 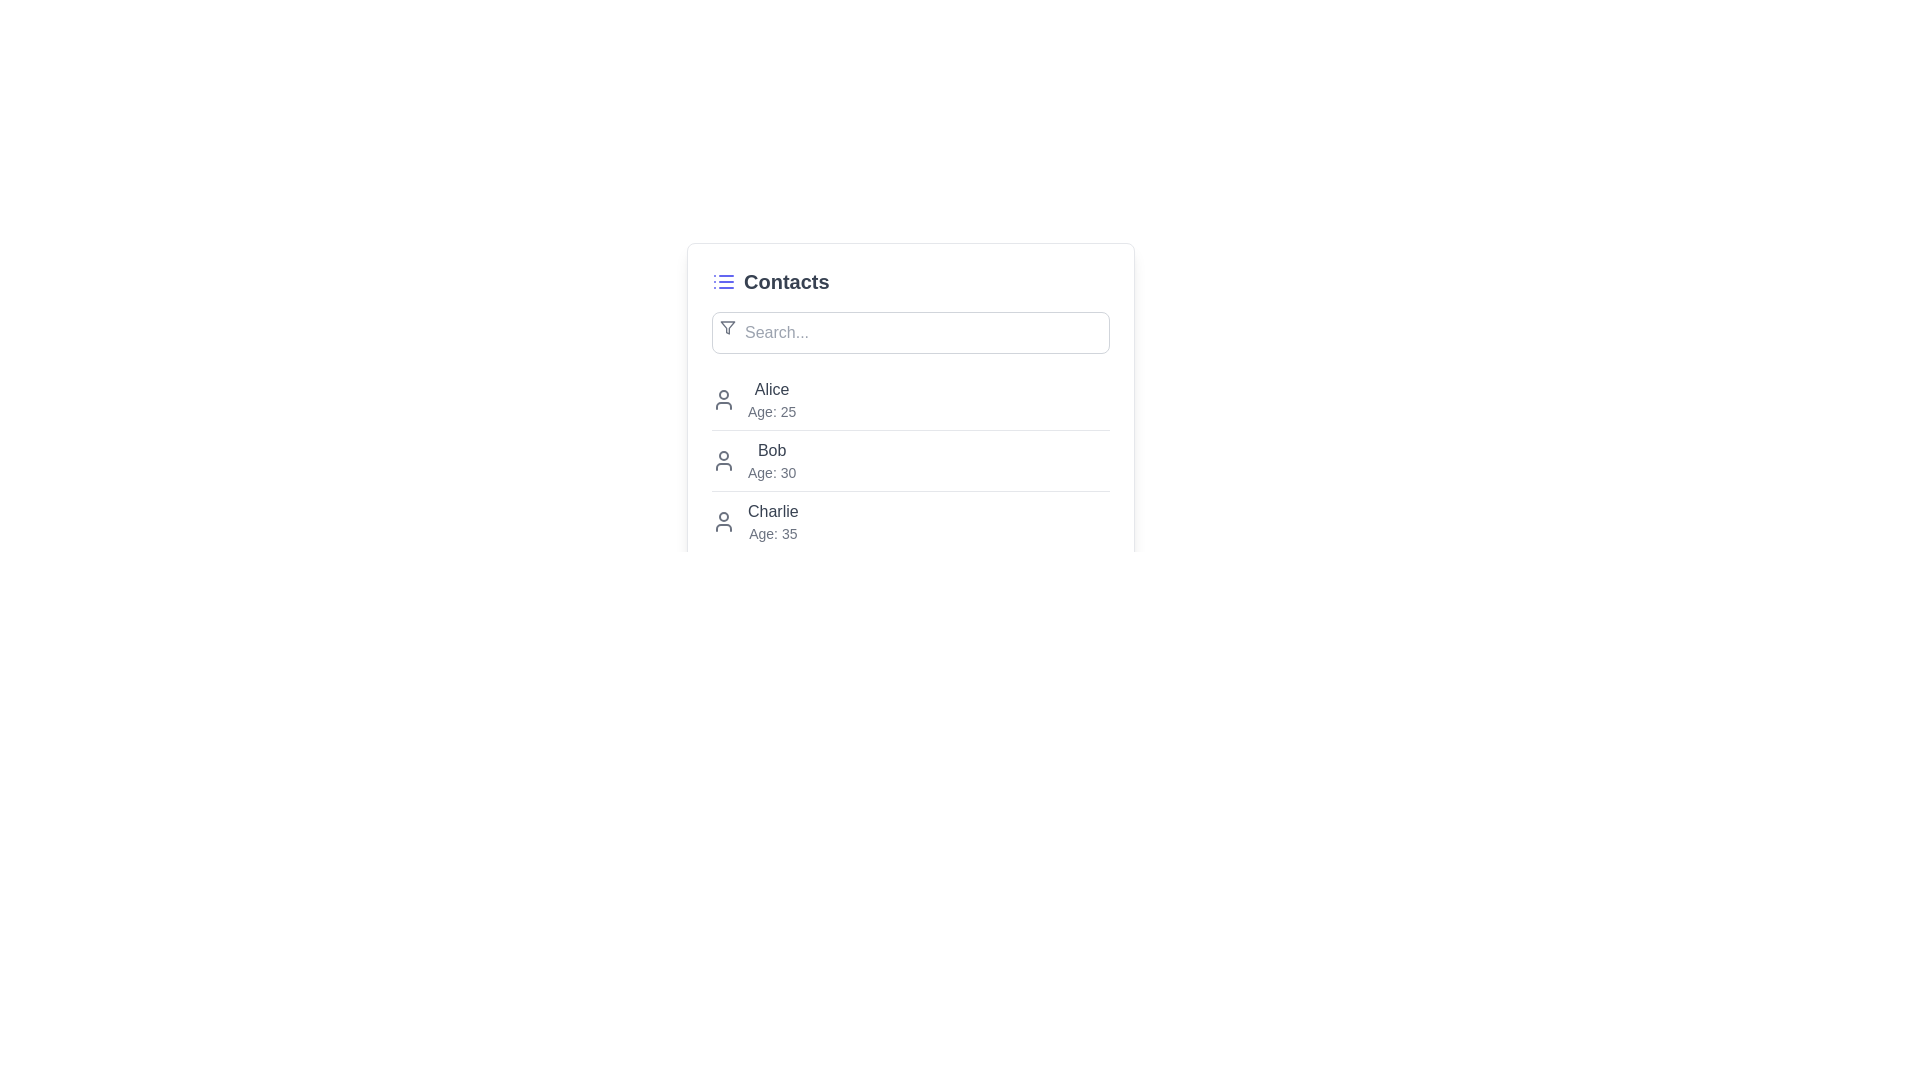 I want to click on the 'Contacts' text label, which is displayed in a bold, large font and is dark gray in color, located centrally in the upper-left part of the layout, right after an adjacent icon, so click(x=785, y=281).